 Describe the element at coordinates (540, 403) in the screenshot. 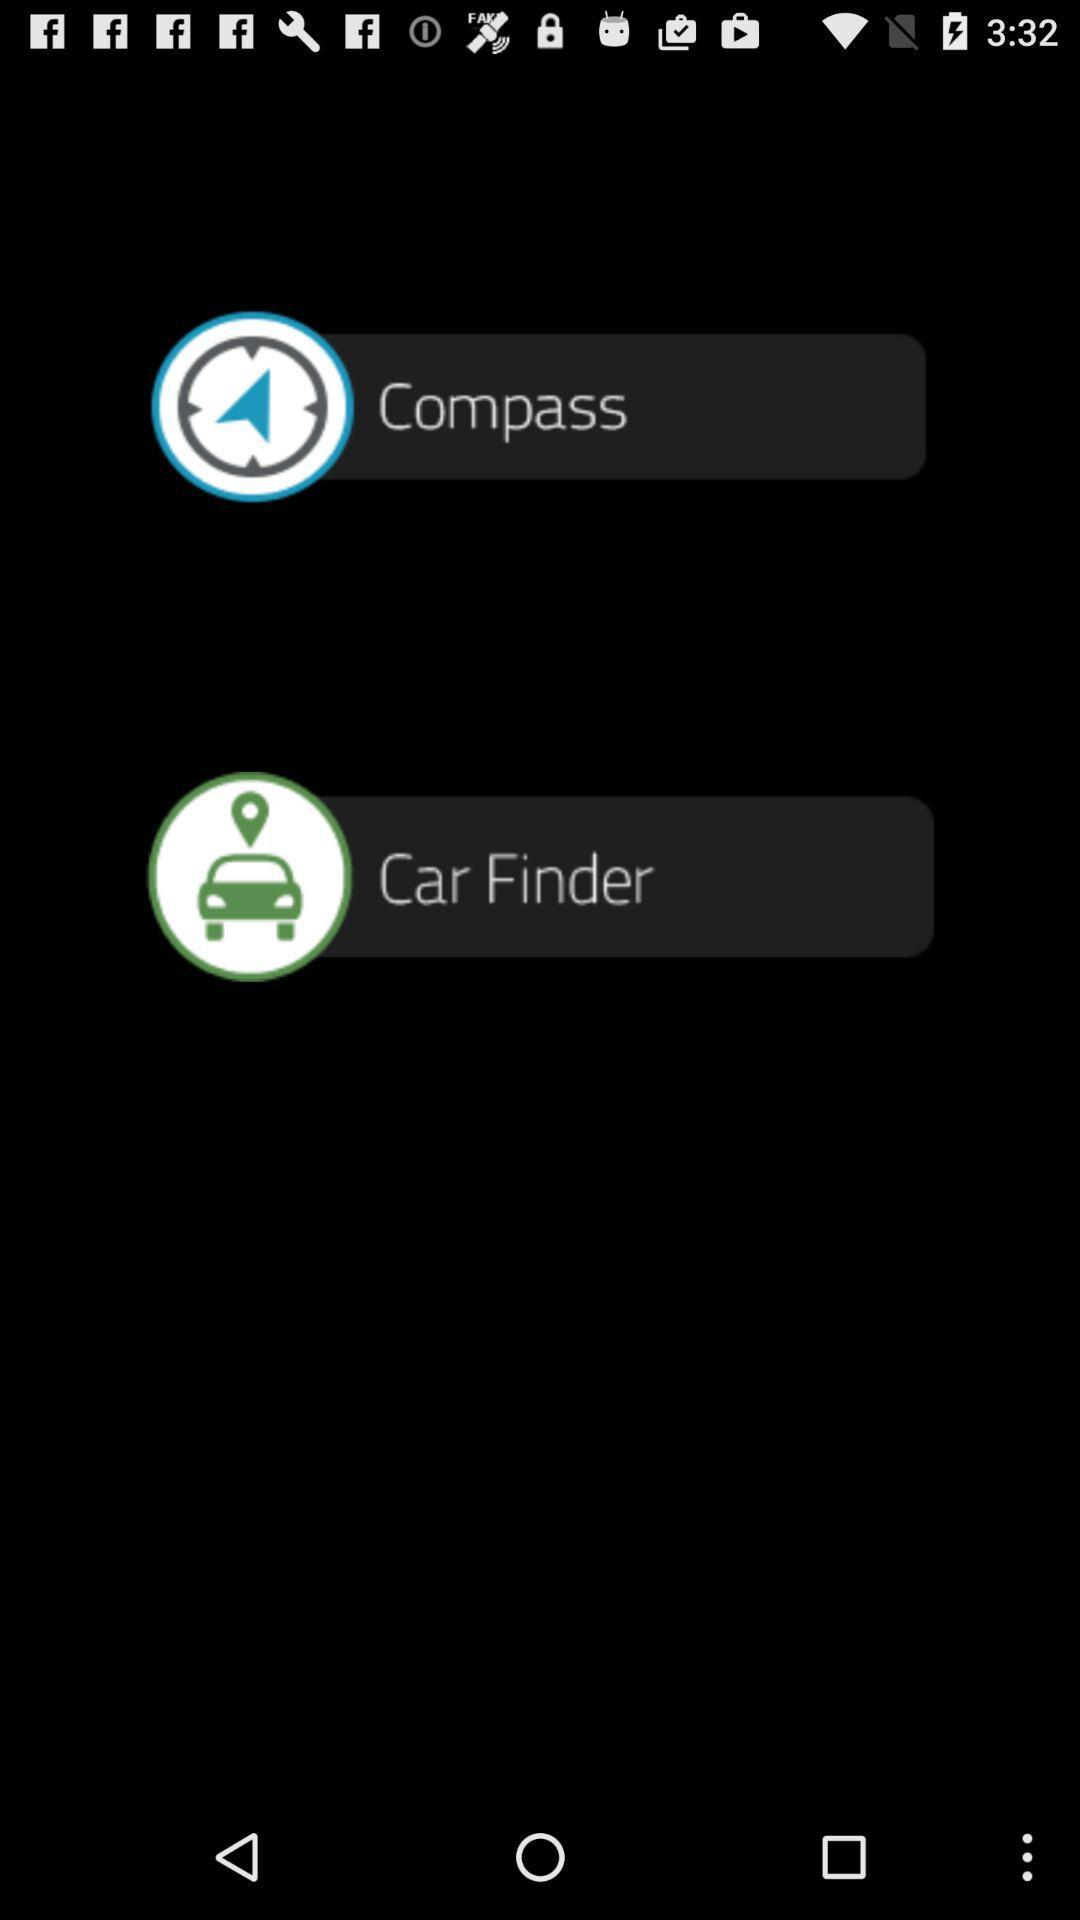

I see `compass icon` at that location.